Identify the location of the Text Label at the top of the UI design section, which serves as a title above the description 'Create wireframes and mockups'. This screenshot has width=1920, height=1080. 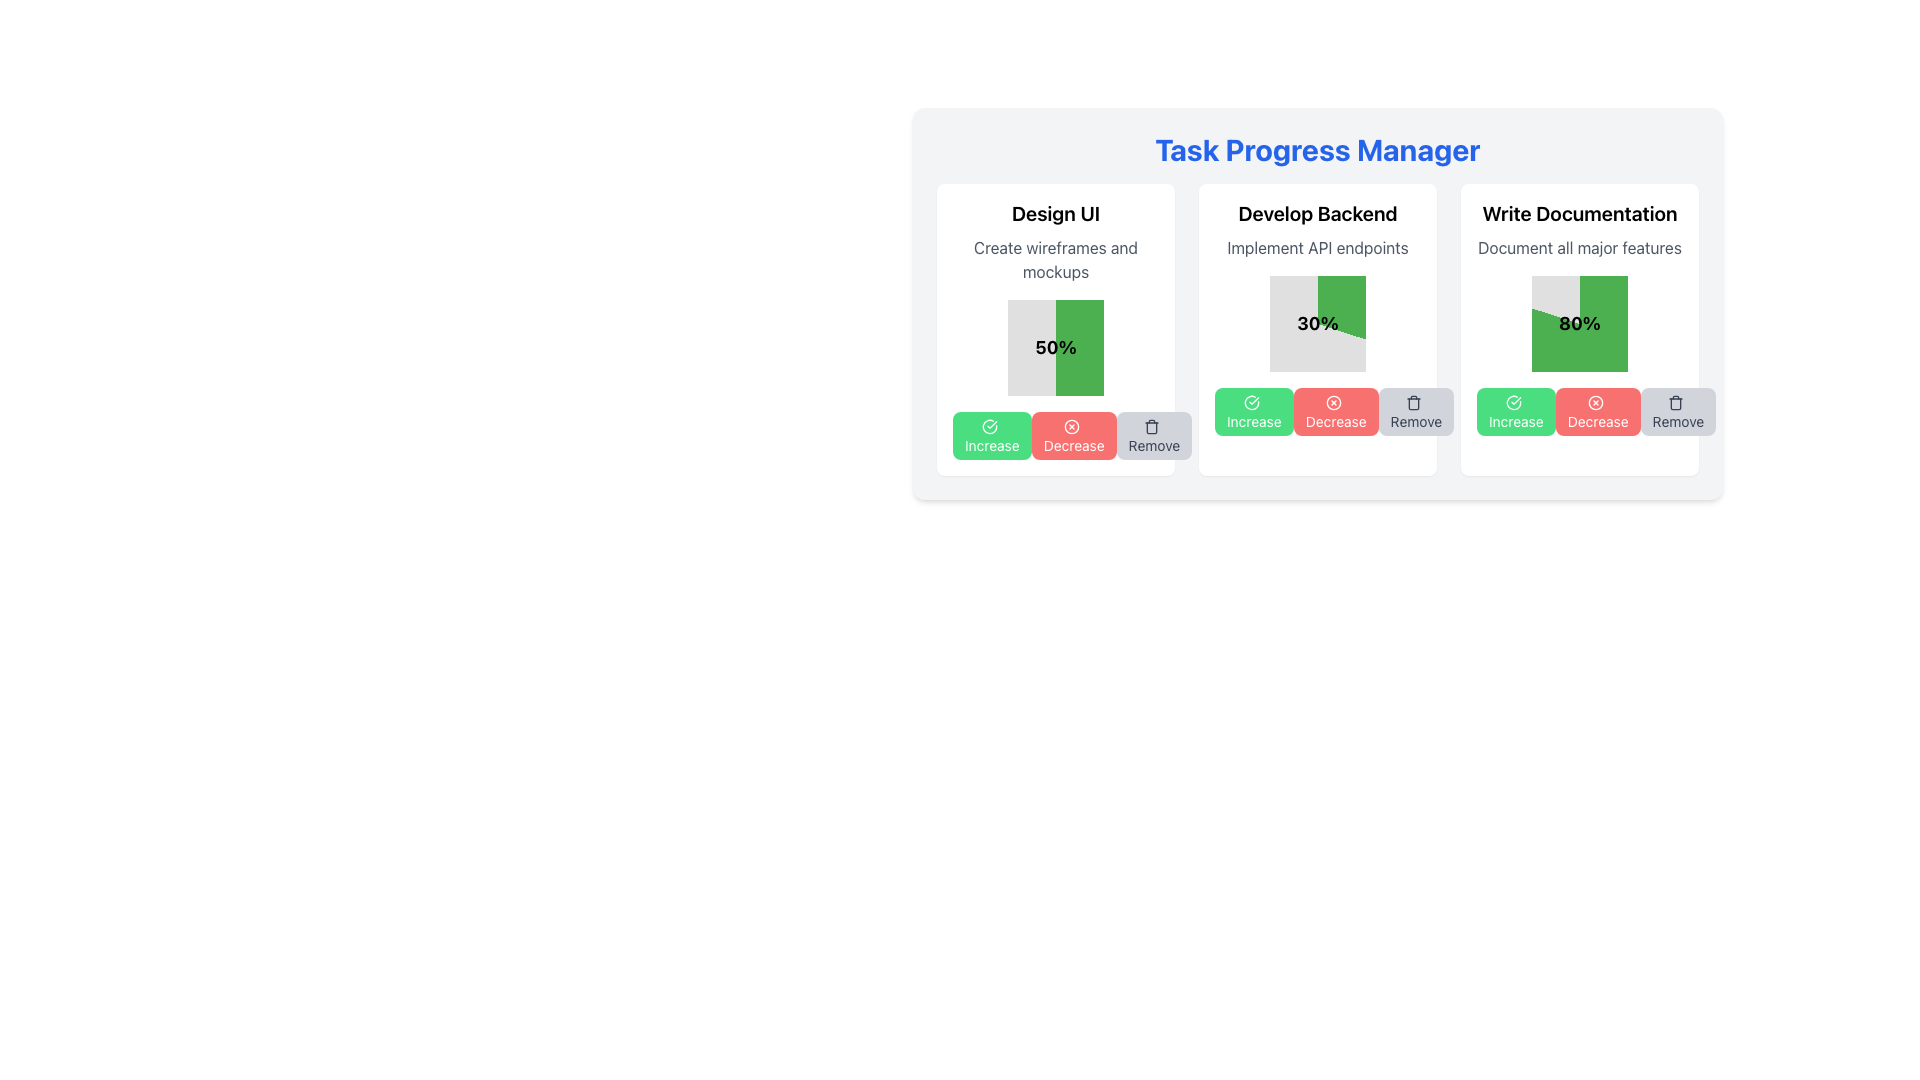
(1055, 213).